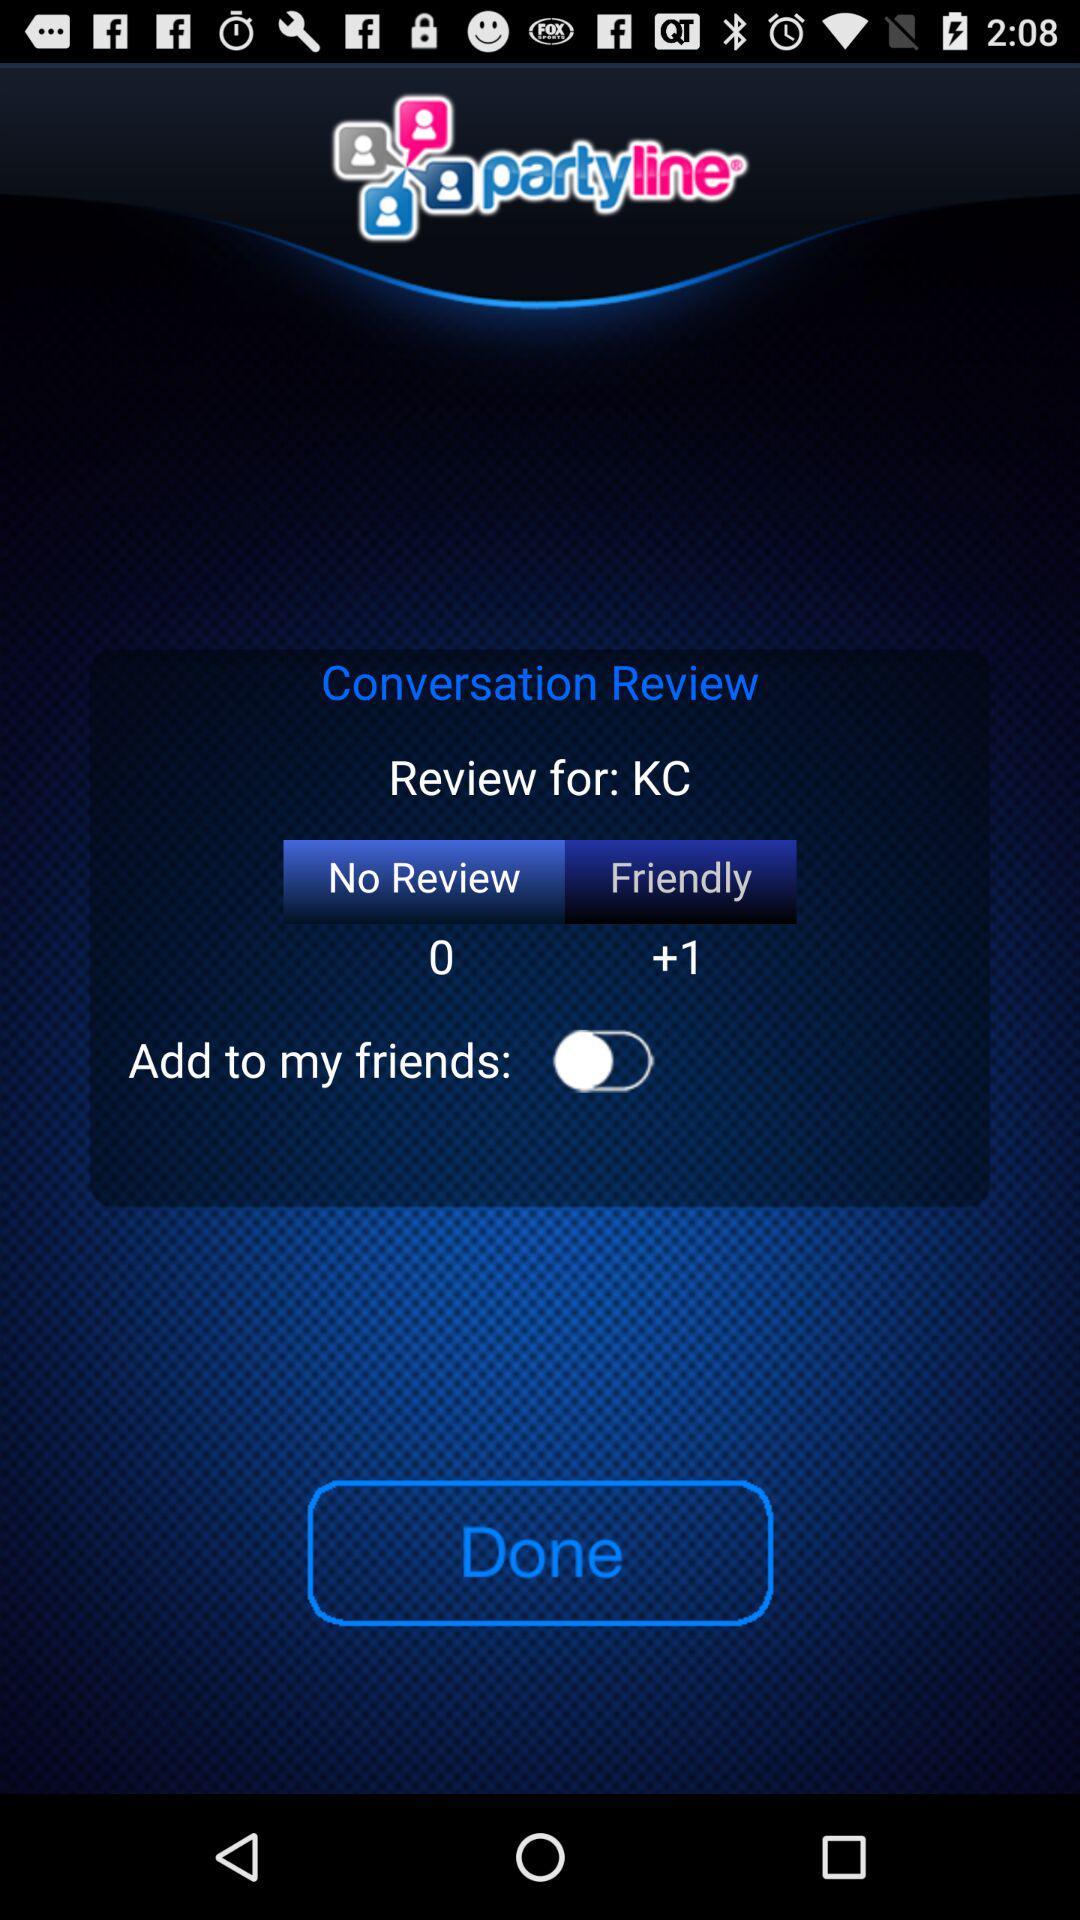 The width and height of the screenshot is (1080, 1920). What do you see at coordinates (602, 1060) in the screenshot?
I see `the item below the +1 app` at bounding box center [602, 1060].